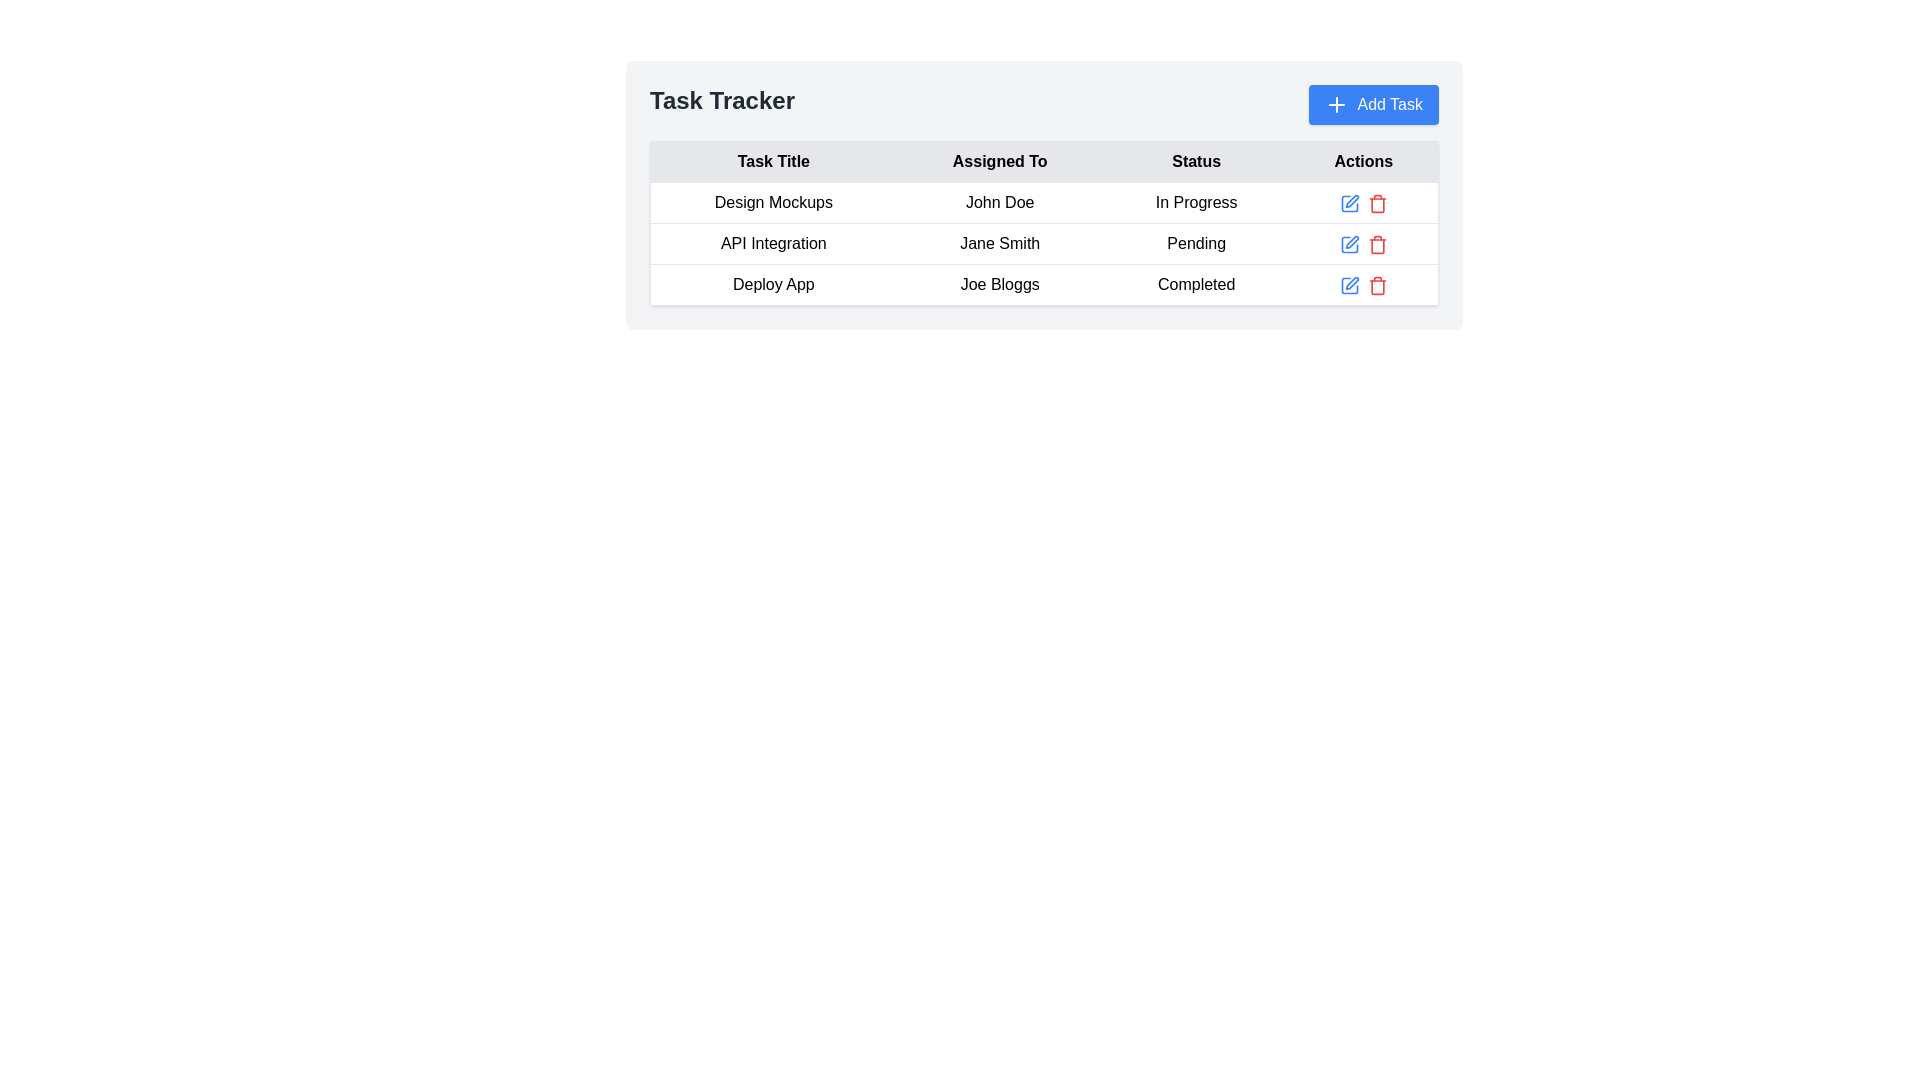 This screenshot has width=1920, height=1080. What do you see at coordinates (1376, 203) in the screenshot?
I see `the red trash bin icon in the 'Actions' column of the task management table to observe styling changes` at bounding box center [1376, 203].